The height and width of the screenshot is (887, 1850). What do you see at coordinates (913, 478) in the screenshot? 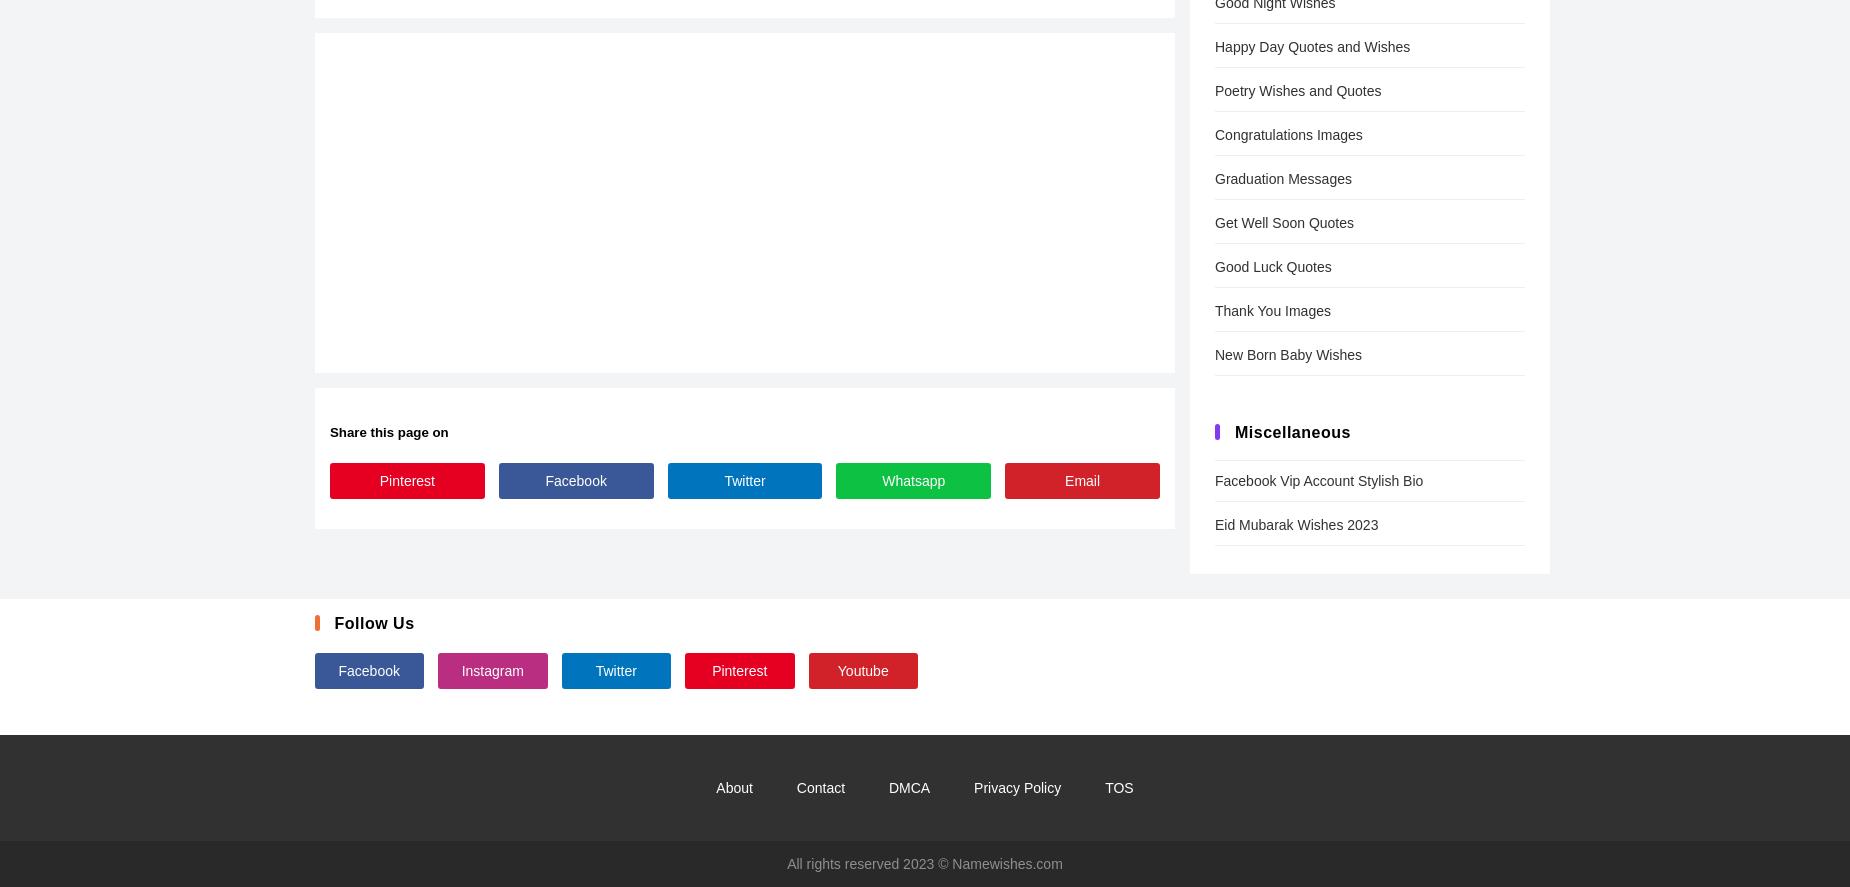
I see `'Whatsapp'` at bounding box center [913, 478].